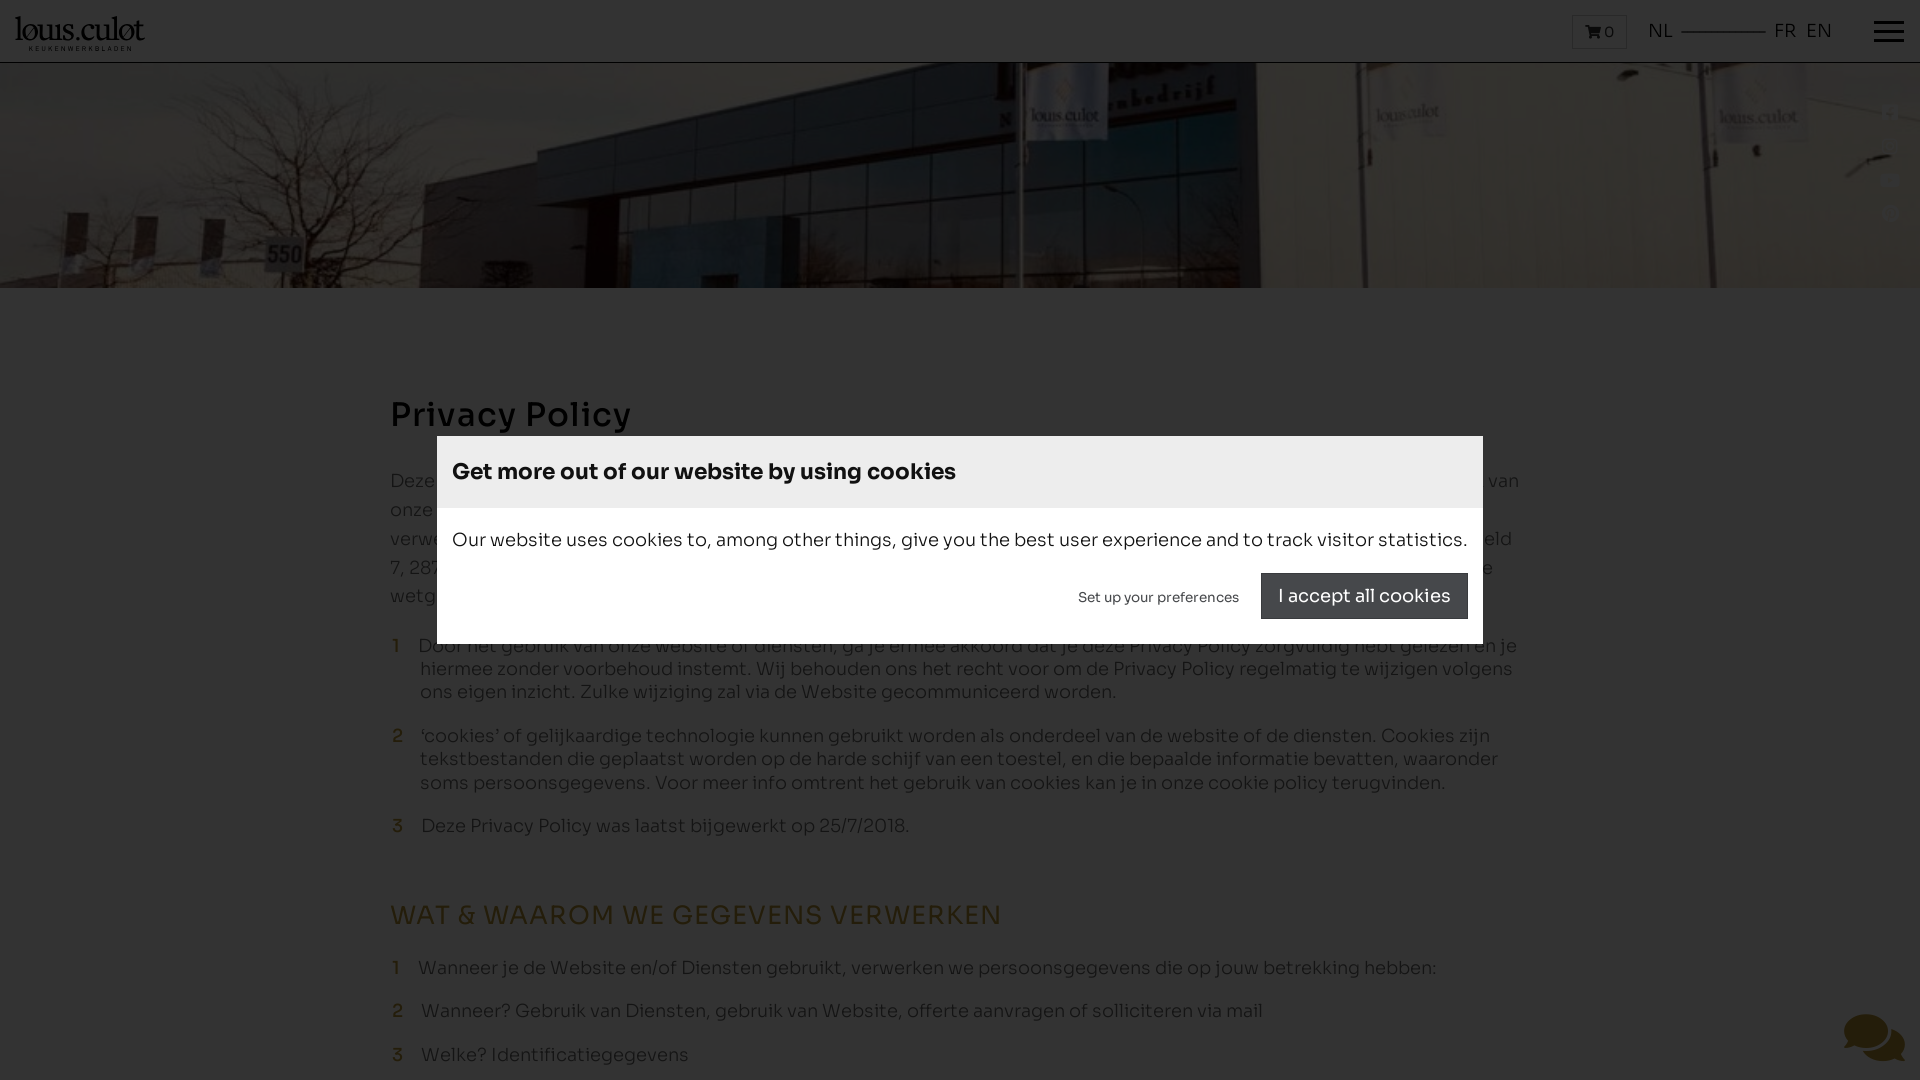 This screenshot has height=1080, width=1920. What do you see at coordinates (1660, 30) in the screenshot?
I see `'NL'` at bounding box center [1660, 30].